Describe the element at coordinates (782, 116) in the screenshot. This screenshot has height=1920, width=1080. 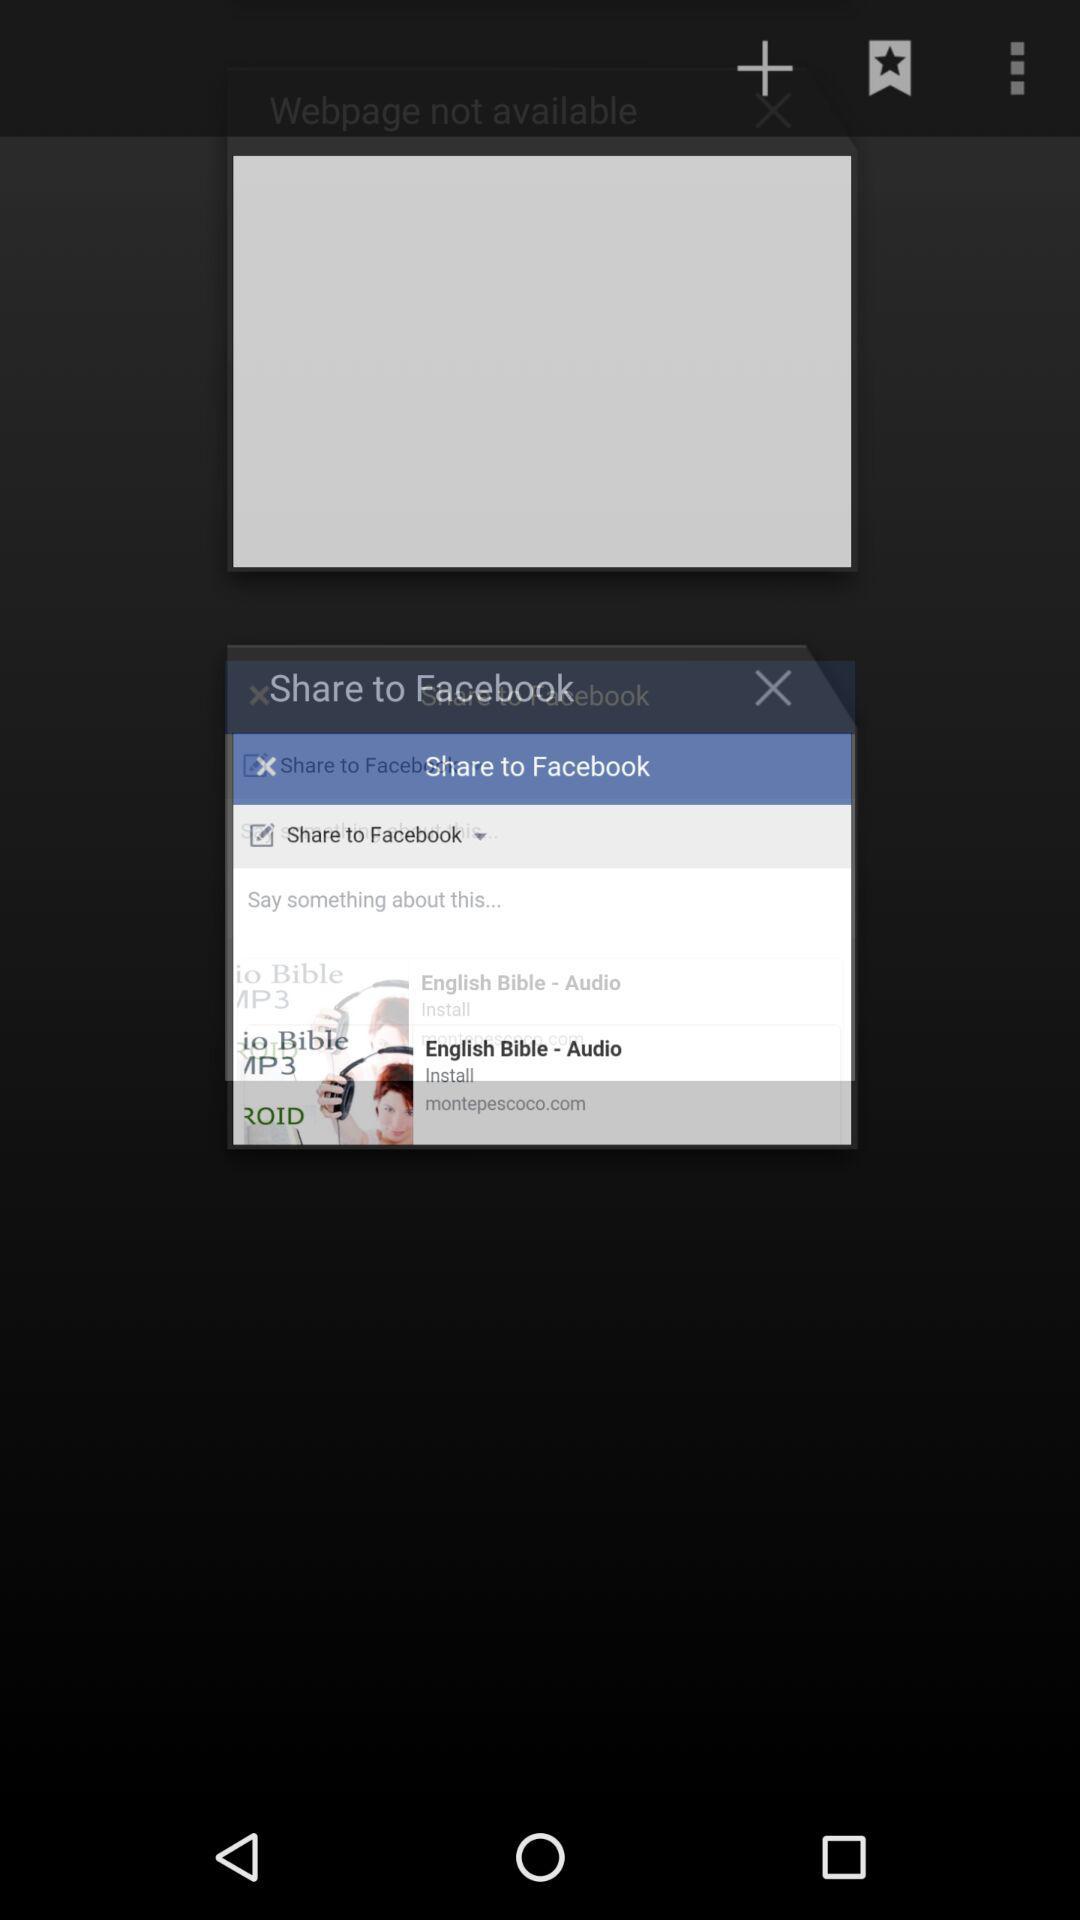
I see `the bookmark icon` at that location.